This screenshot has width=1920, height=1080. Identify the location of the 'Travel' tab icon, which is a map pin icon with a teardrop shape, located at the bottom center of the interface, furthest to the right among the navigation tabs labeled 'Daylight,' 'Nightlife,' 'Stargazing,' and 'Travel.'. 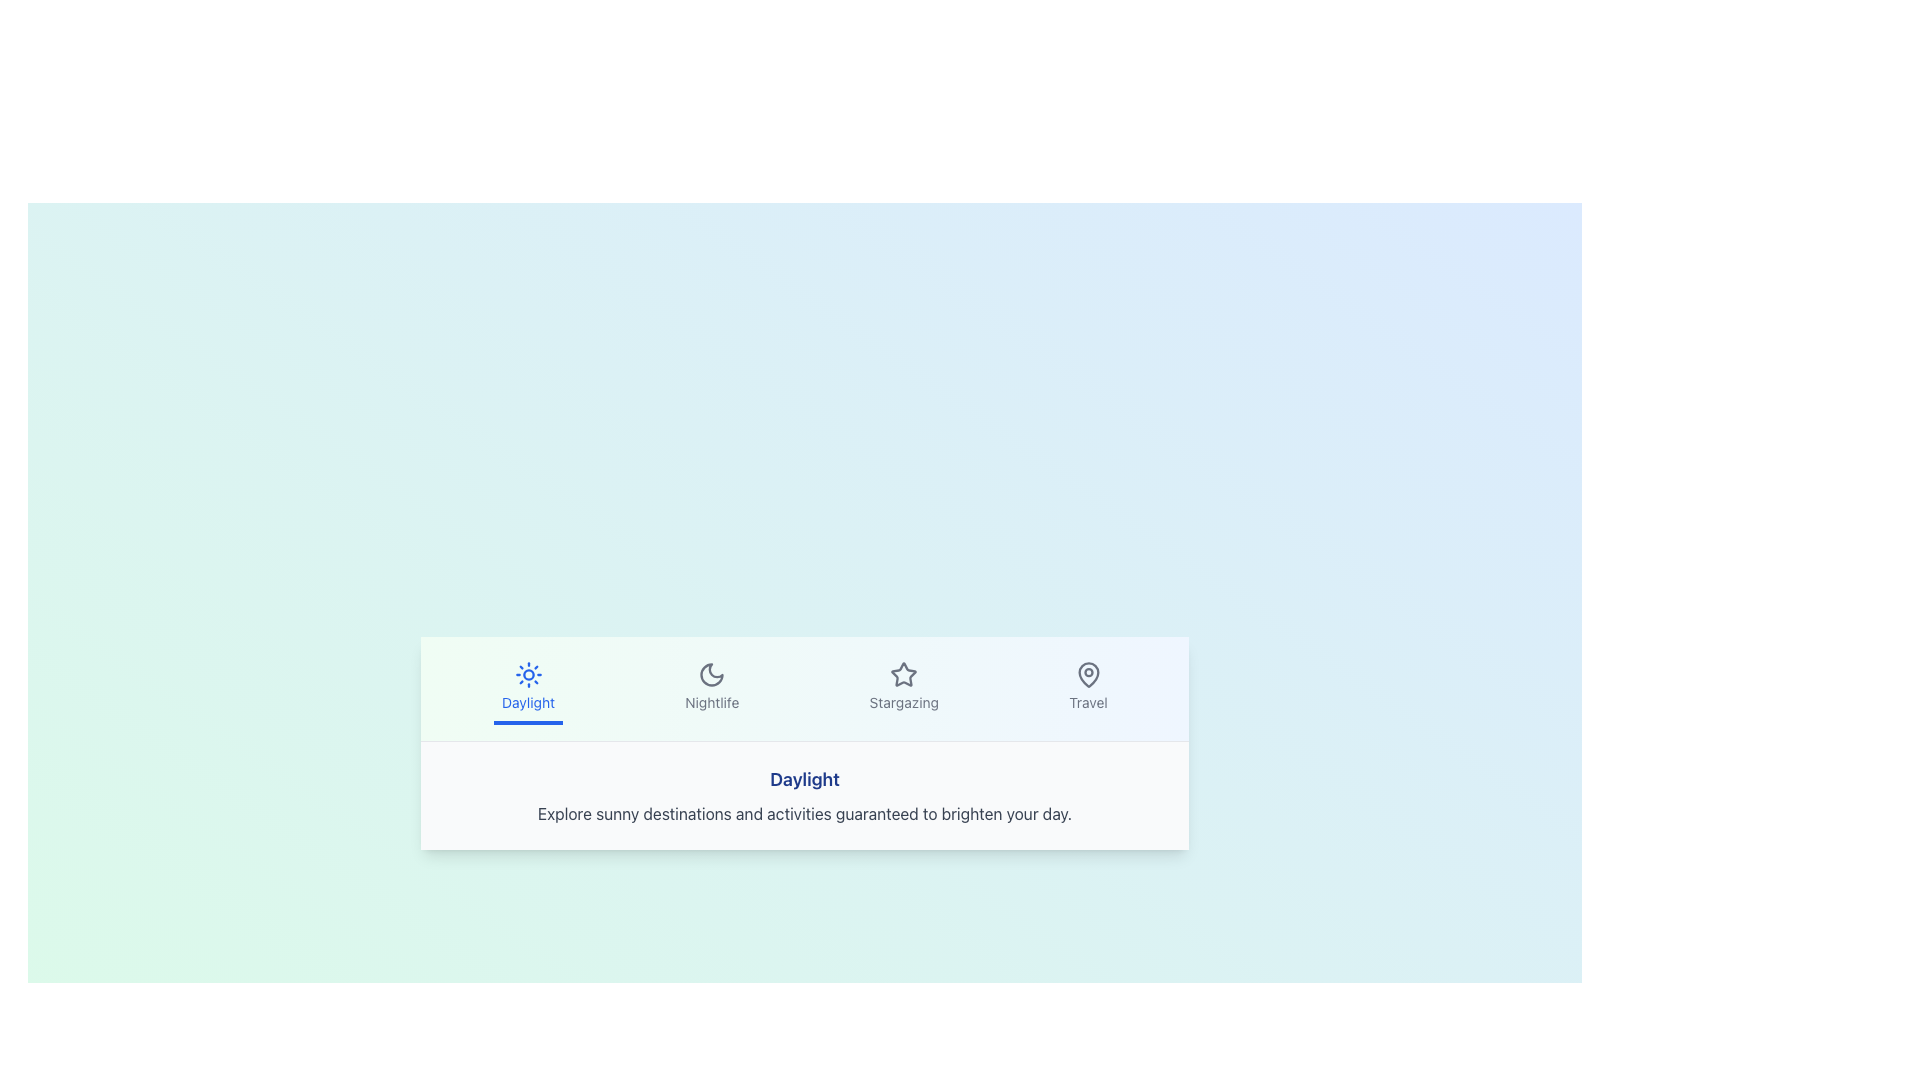
(1087, 674).